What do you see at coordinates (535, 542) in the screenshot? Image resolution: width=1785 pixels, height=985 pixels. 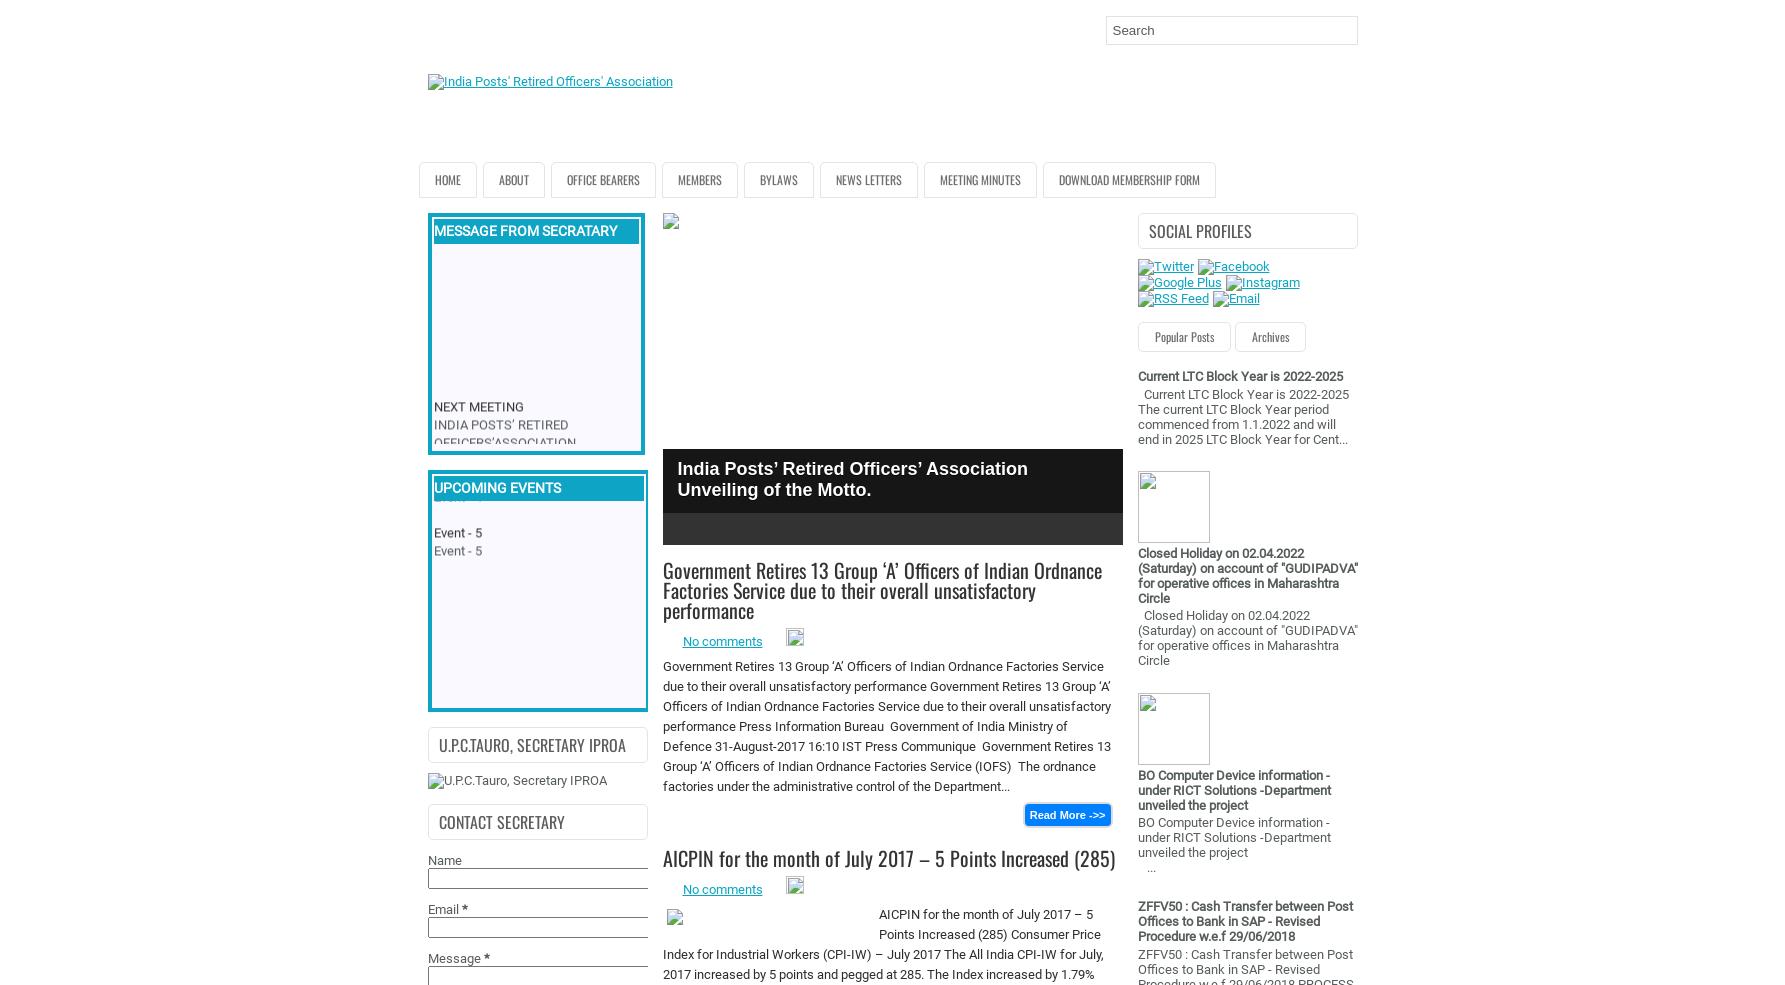 I see `'Respected Sir/Ma'am, The next  meeting of India Posts' Retired Officers' Association will be held on Saturday the 28th November 2020 at 10.30 a.m onwards through Zoom  under the Chairmanship of Shri R.Ganesan Ex Secretary Dept of Posts India. The notification has been issued with the Agenda of the meeting and circulated to all  
With Profound Respects, Yours Sincerely  U.P.C.Tauro'` at bounding box center [535, 542].